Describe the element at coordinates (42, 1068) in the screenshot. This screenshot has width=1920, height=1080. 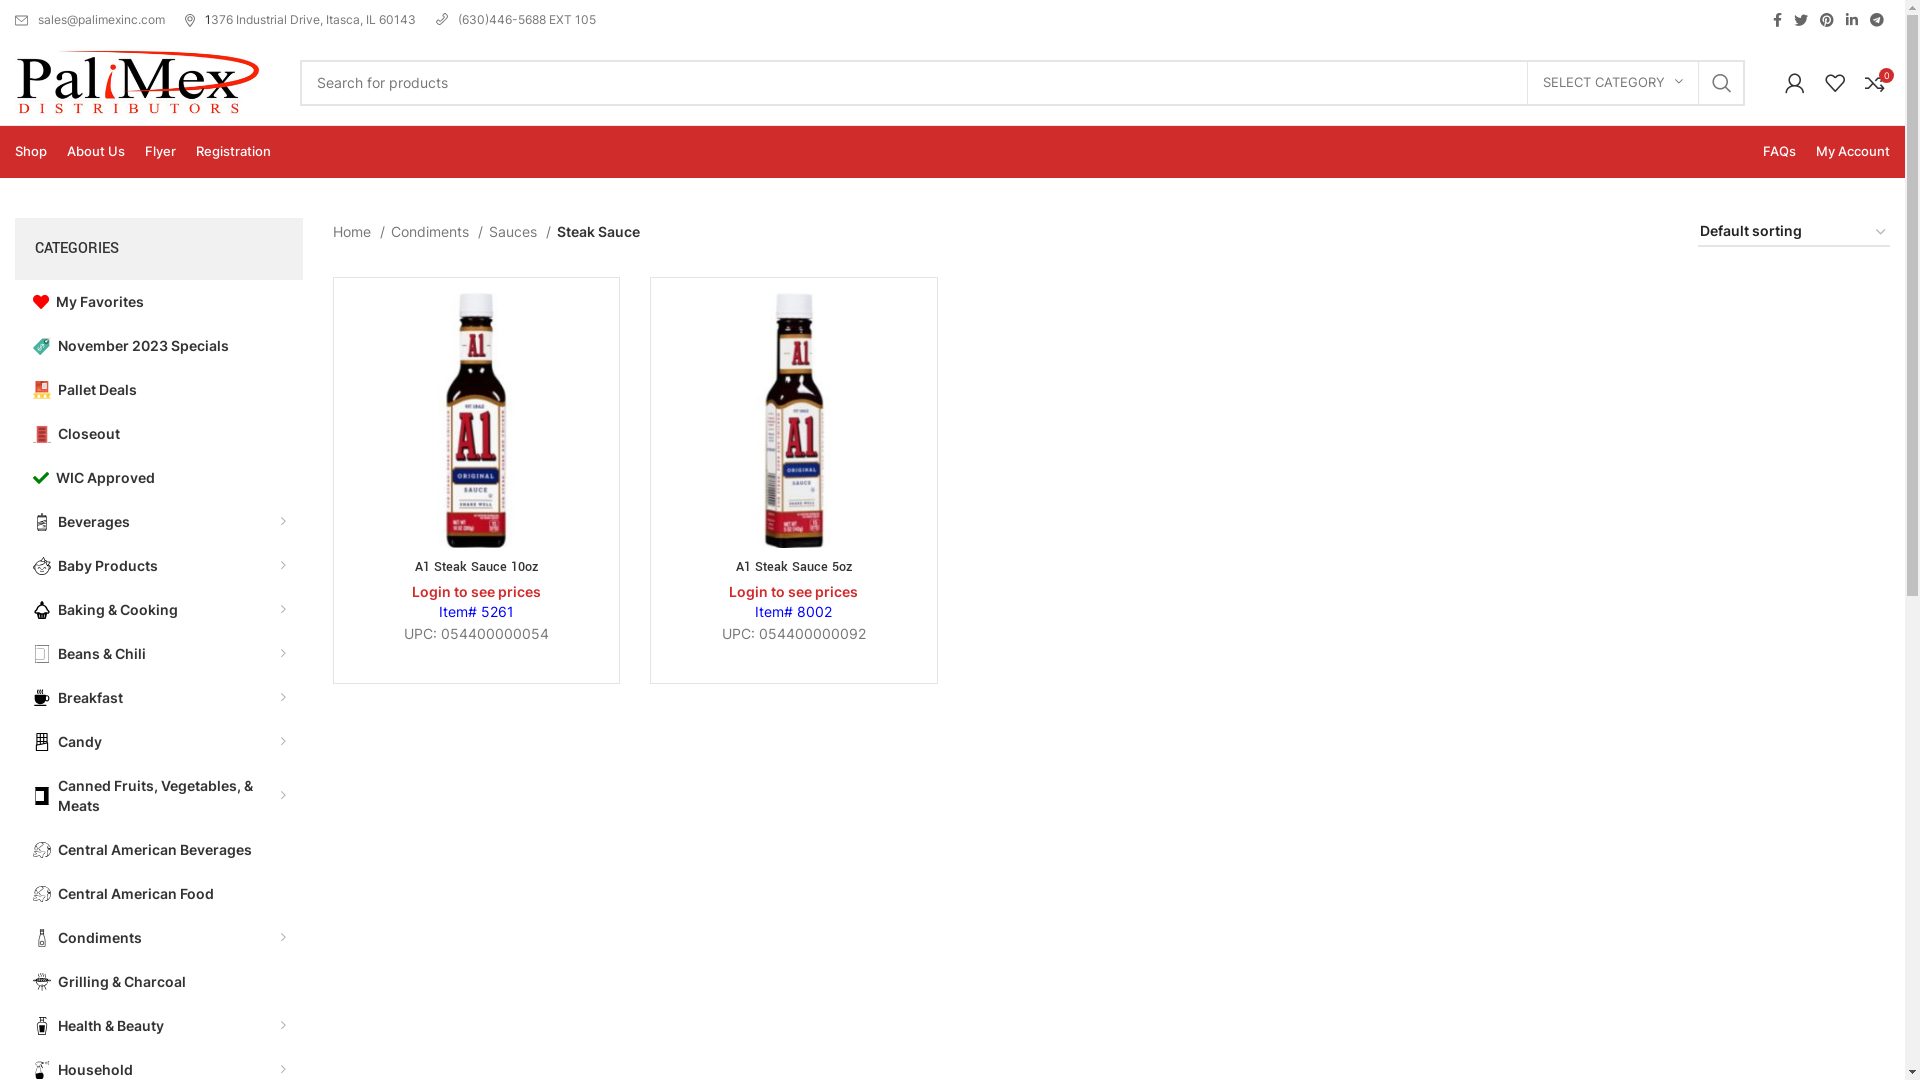
I see `'cleaning-spray-svgrepo-com'` at that location.